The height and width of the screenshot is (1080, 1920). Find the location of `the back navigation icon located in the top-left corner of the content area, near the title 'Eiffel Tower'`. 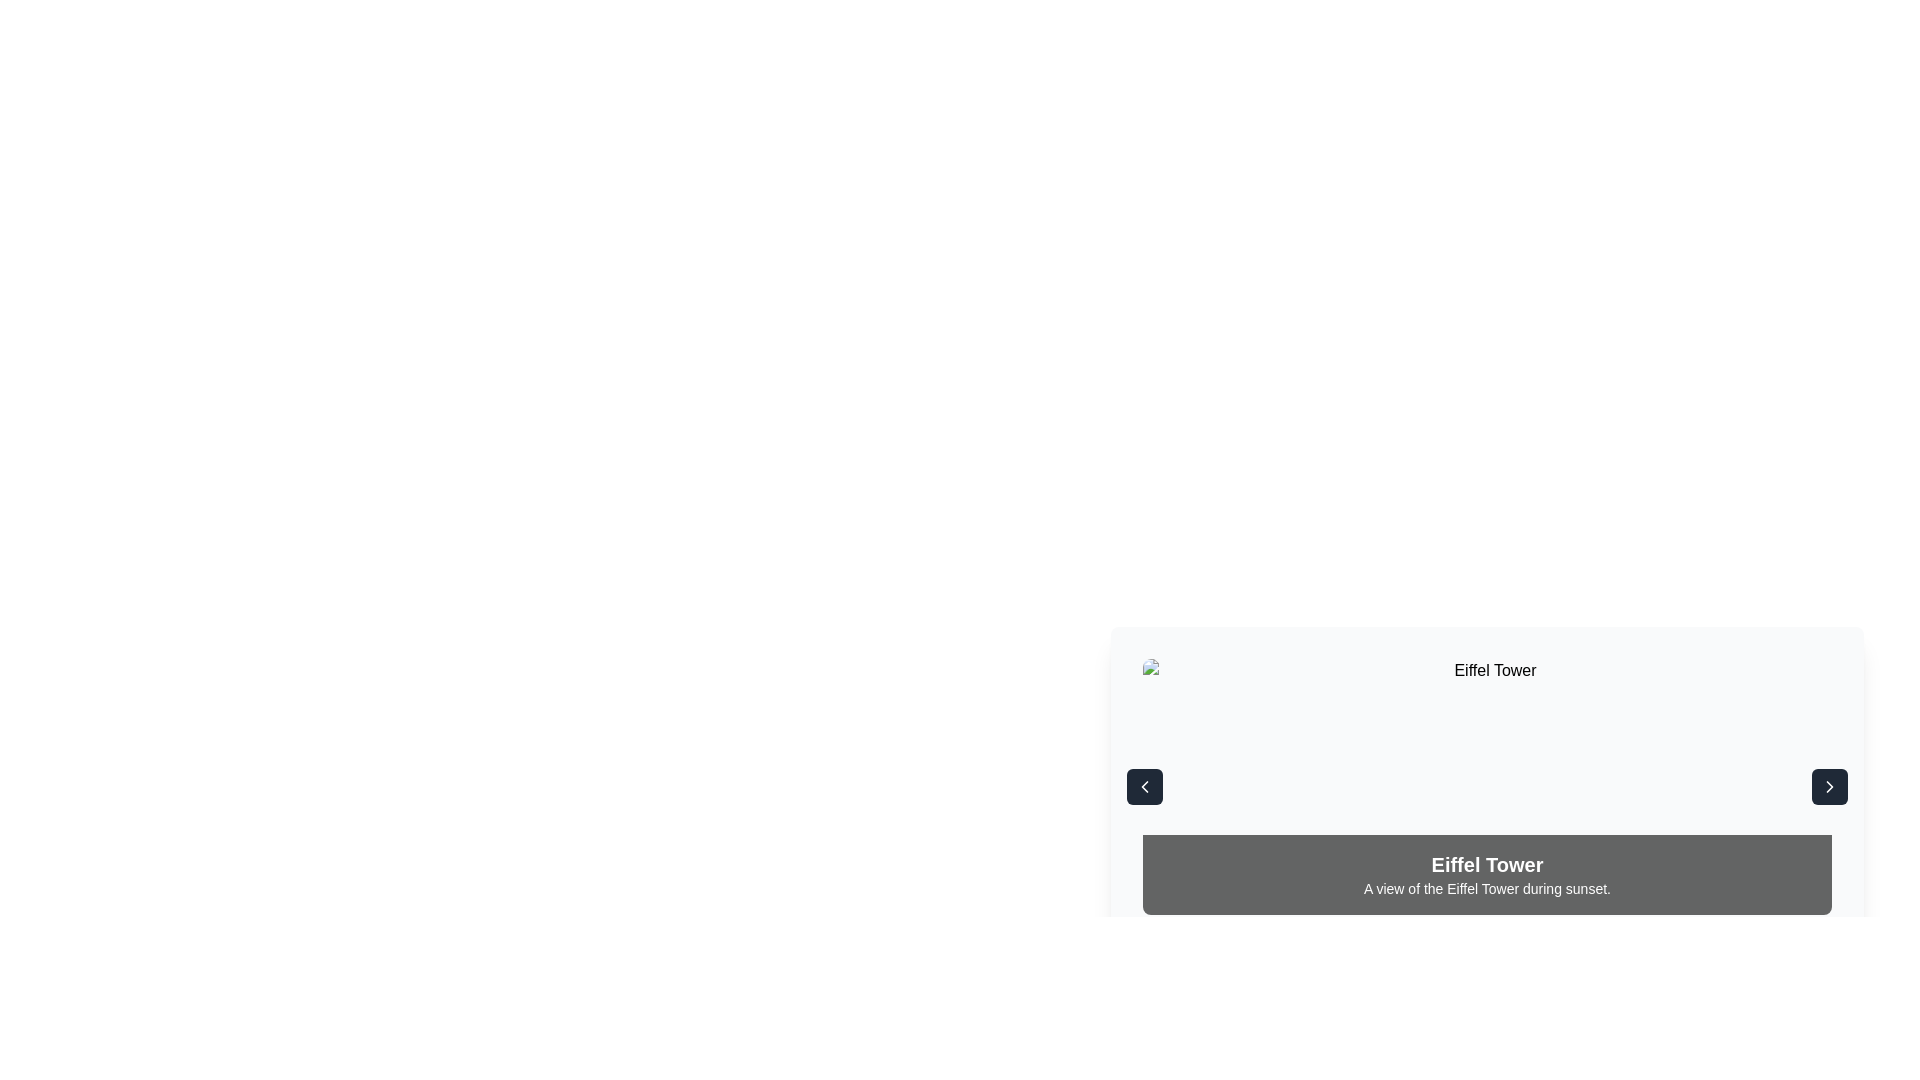

the back navigation icon located in the top-left corner of the content area, near the title 'Eiffel Tower' is located at coordinates (1145, 785).